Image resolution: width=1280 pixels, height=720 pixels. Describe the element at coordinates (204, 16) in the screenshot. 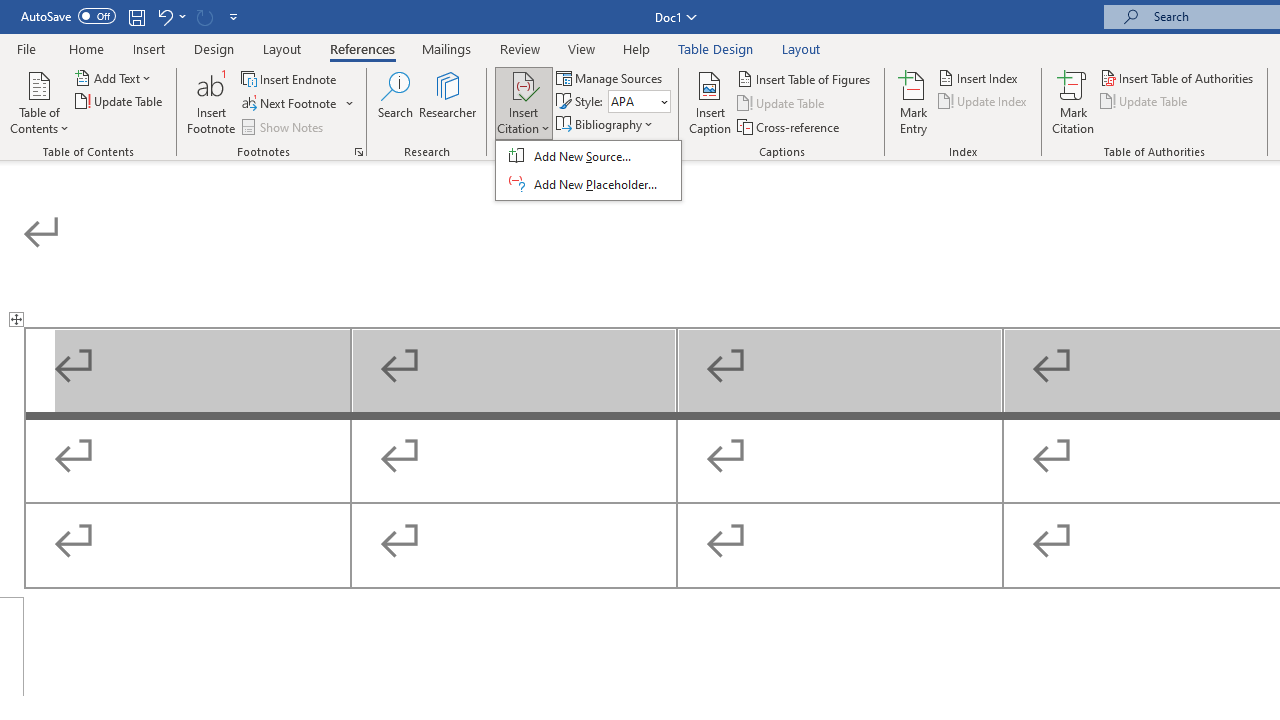

I see `'Can'` at that location.